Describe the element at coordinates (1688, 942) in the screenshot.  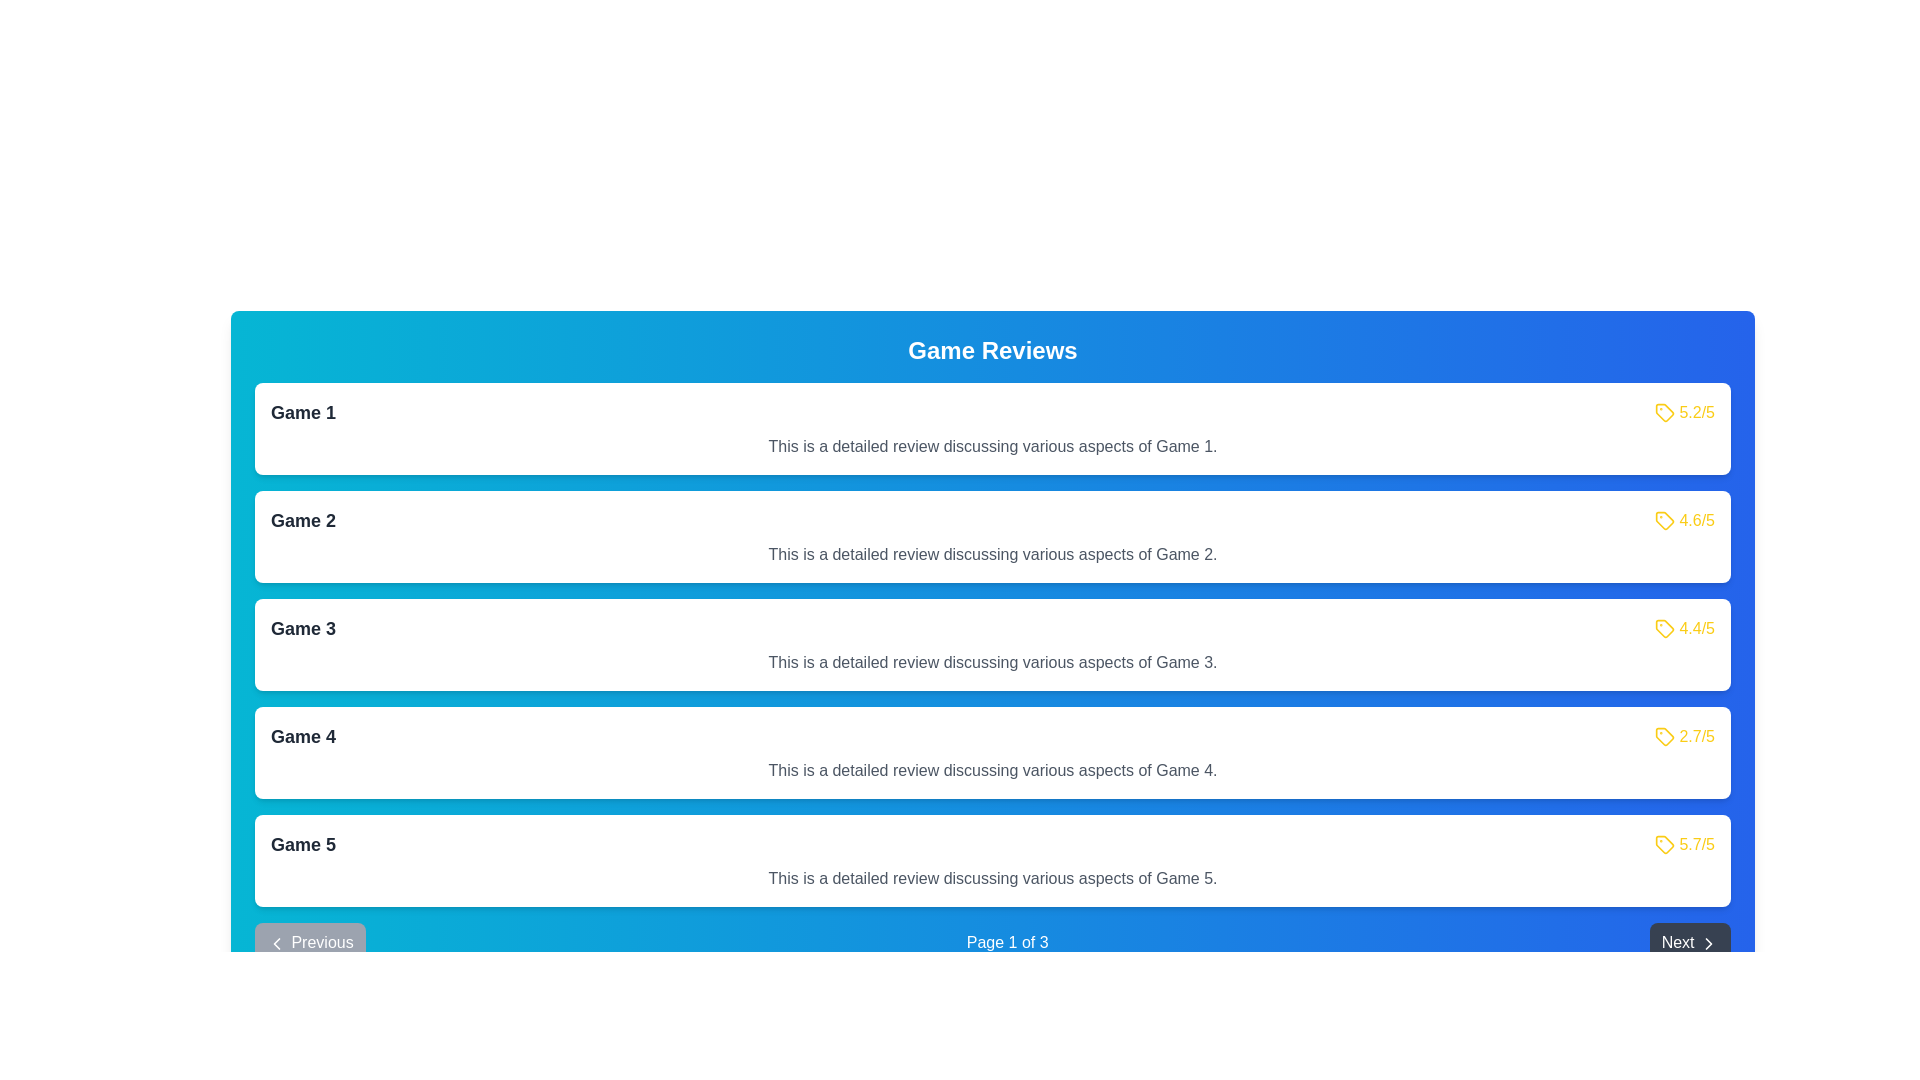
I see `the 'Next' button located at the far right end of the footer navigation bar` at that location.